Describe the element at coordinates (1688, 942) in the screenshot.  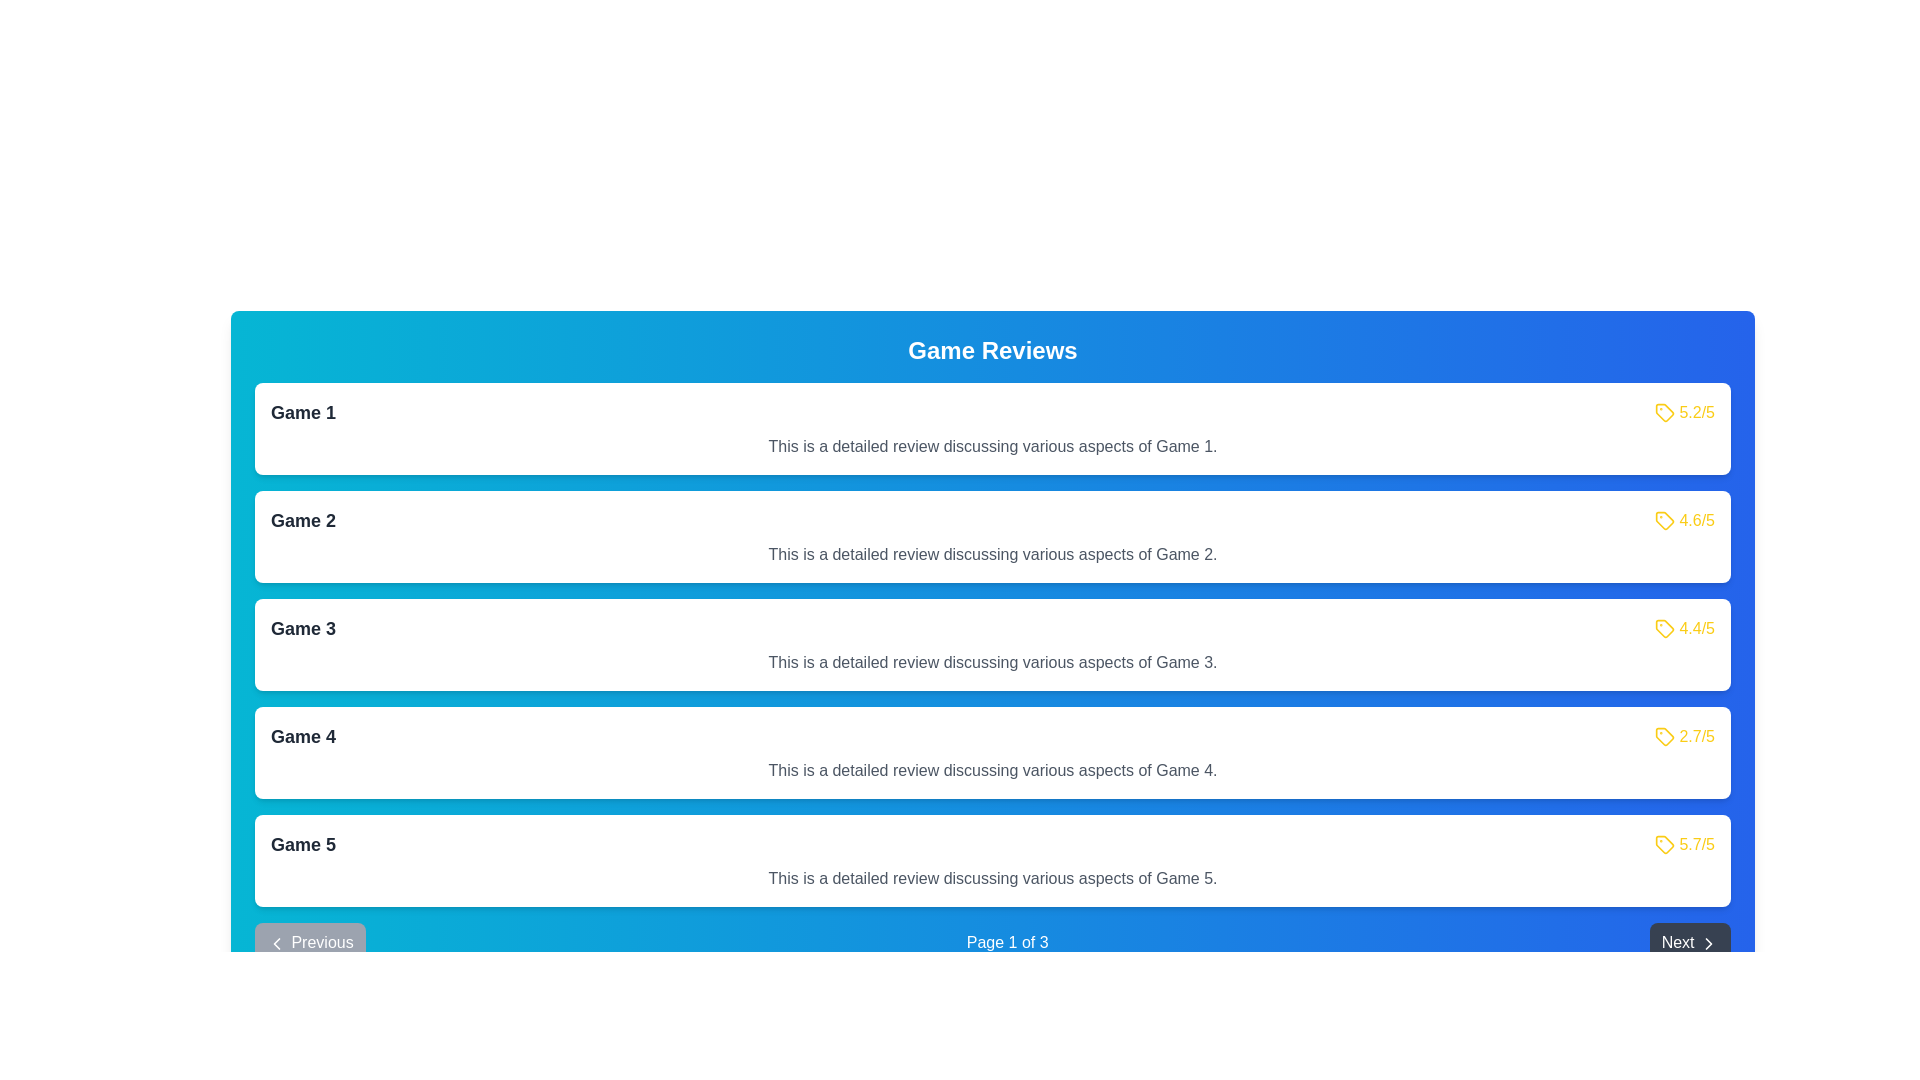
I see `the 'Next' button located at the far right end of the footer navigation bar` at that location.